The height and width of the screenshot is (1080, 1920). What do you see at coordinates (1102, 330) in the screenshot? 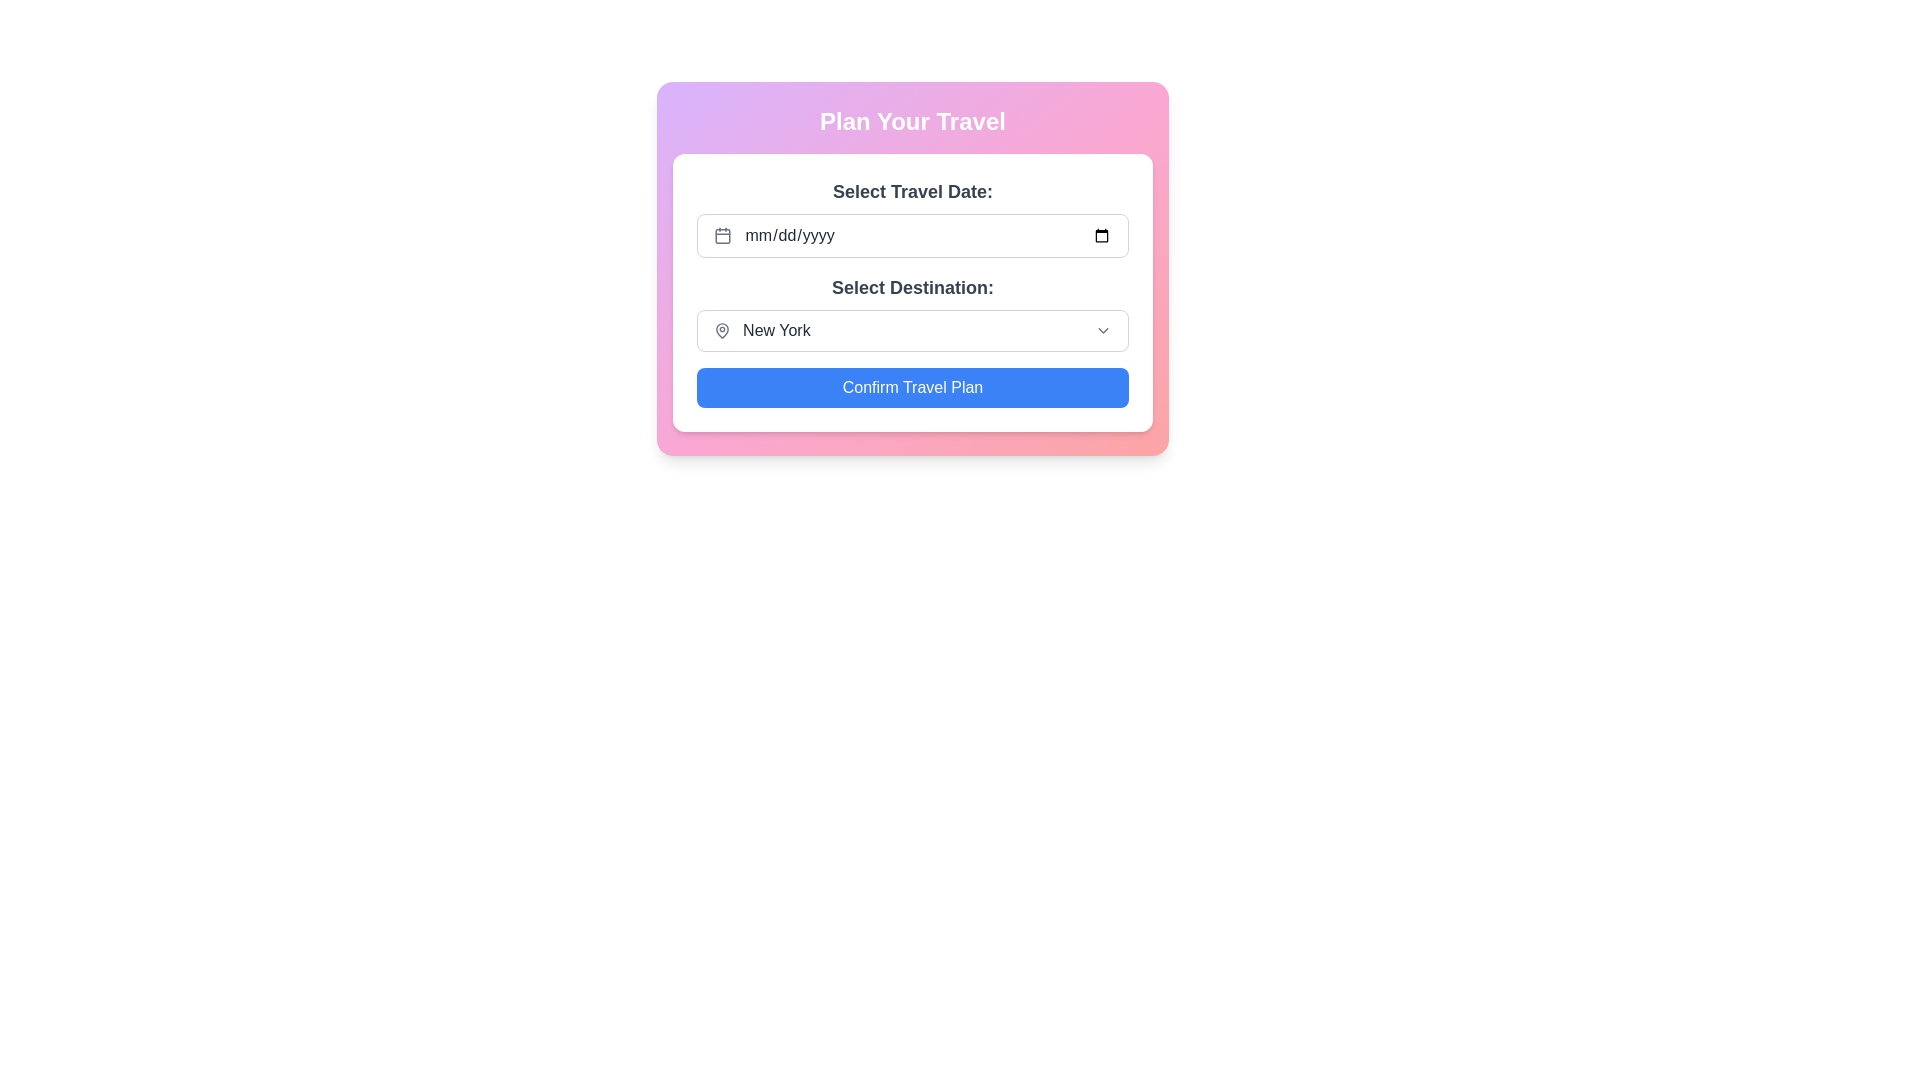
I see `the dropdown icon located at the far right of the 'Select Destination' area` at bounding box center [1102, 330].